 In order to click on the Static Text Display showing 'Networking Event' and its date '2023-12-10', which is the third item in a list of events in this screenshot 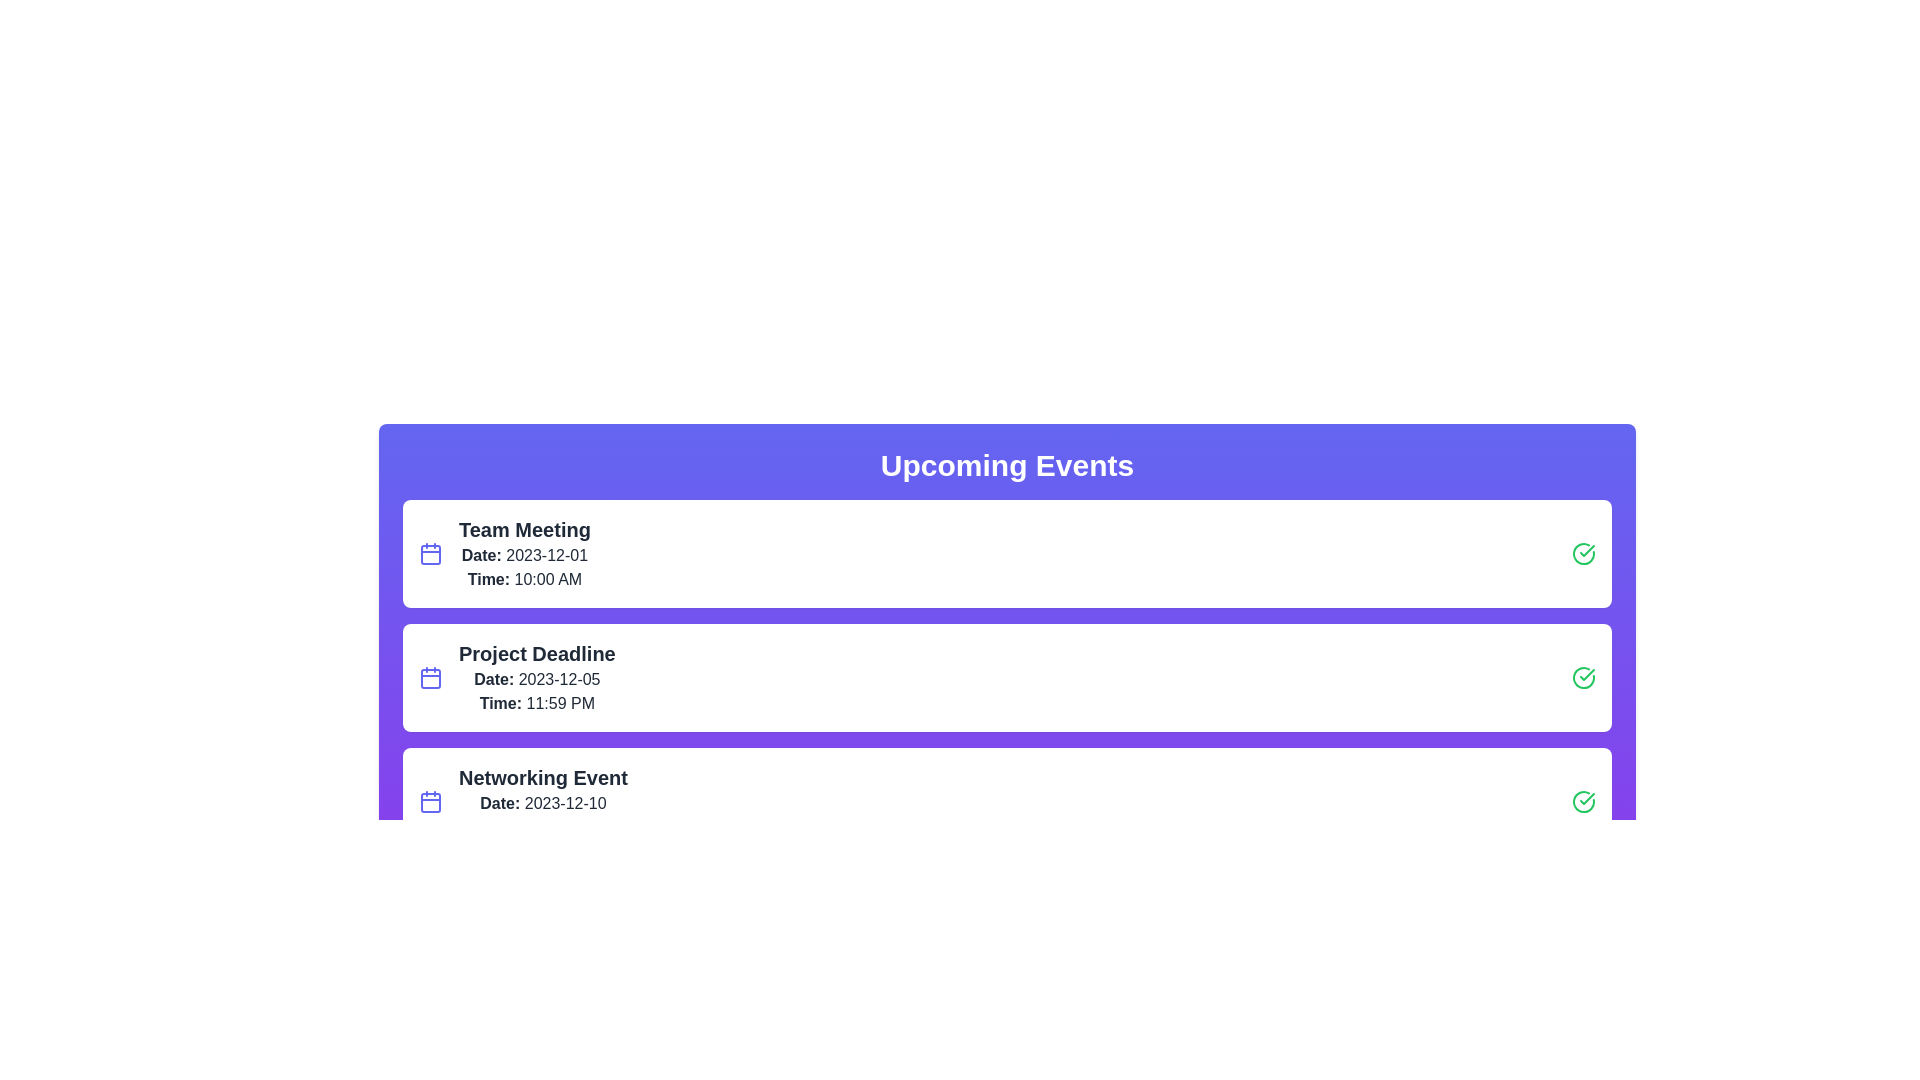, I will do `click(543, 801)`.